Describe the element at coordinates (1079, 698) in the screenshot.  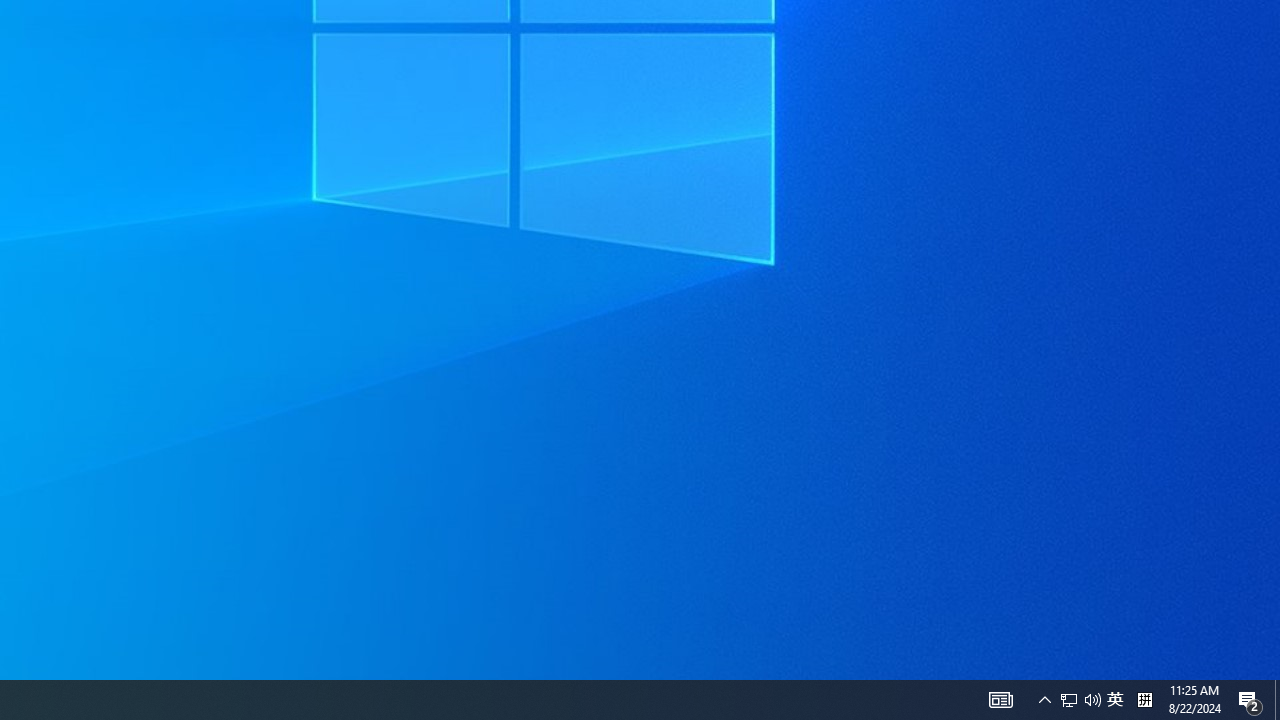
I see `'Q2790: 100%'` at that location.